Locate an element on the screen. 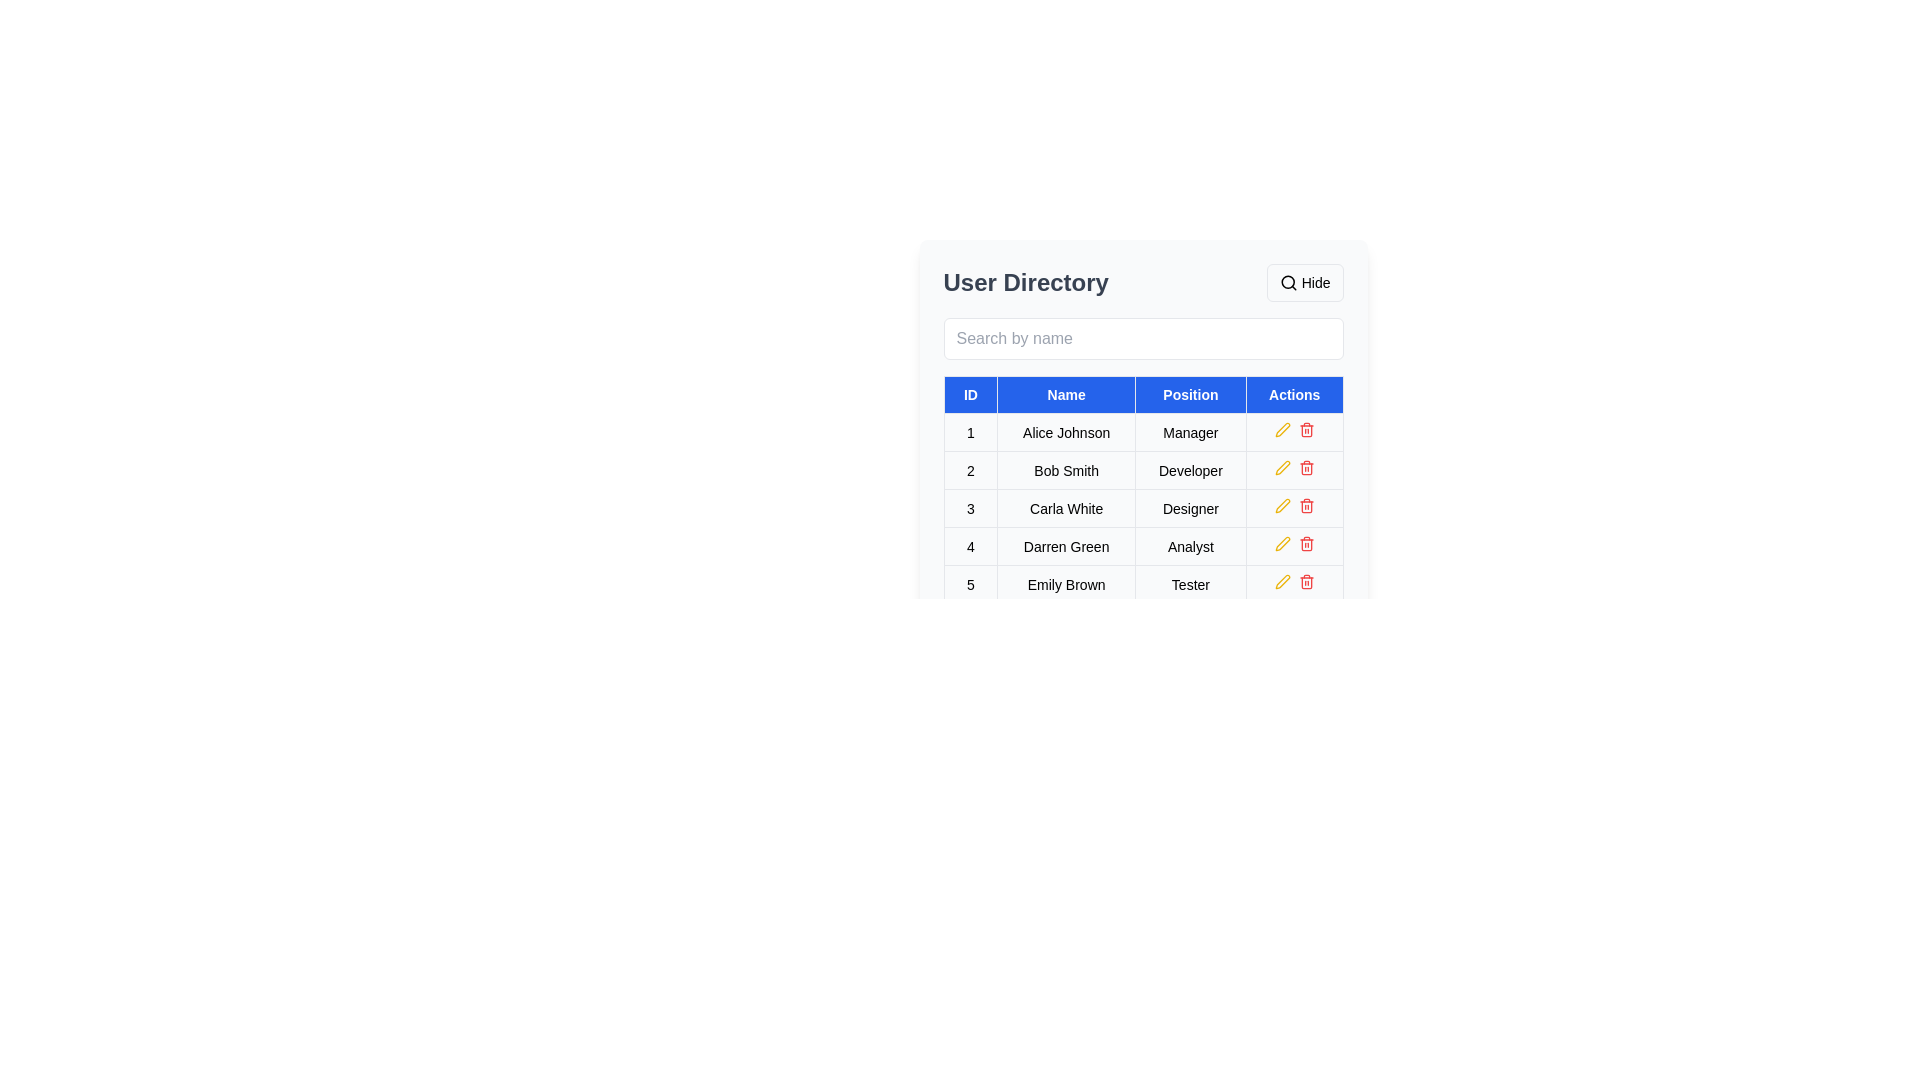 The height and width of the screenshot is (1080, 1920). the second row of the 'User Directory' interface is located at coordinates (1143, 470).